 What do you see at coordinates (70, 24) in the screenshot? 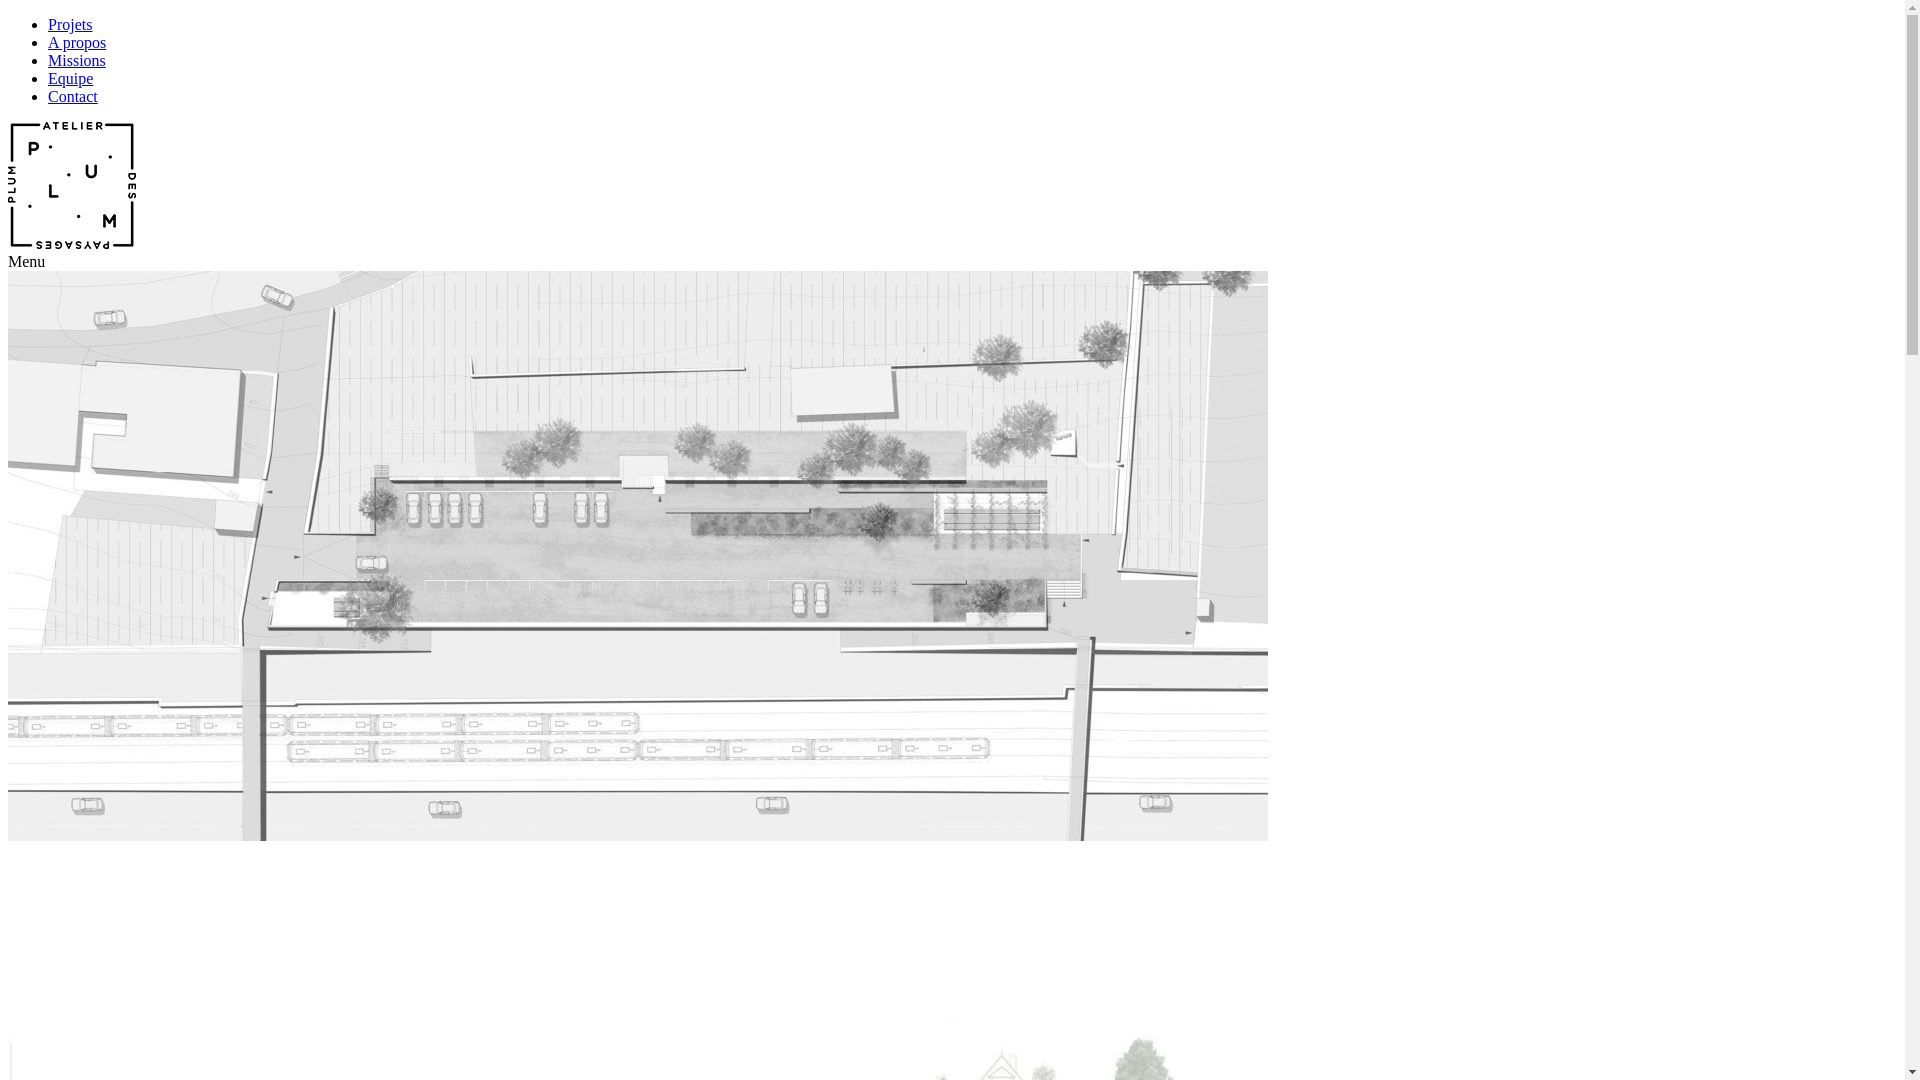
I see `'Projets'` at bounding box center [70, 24].